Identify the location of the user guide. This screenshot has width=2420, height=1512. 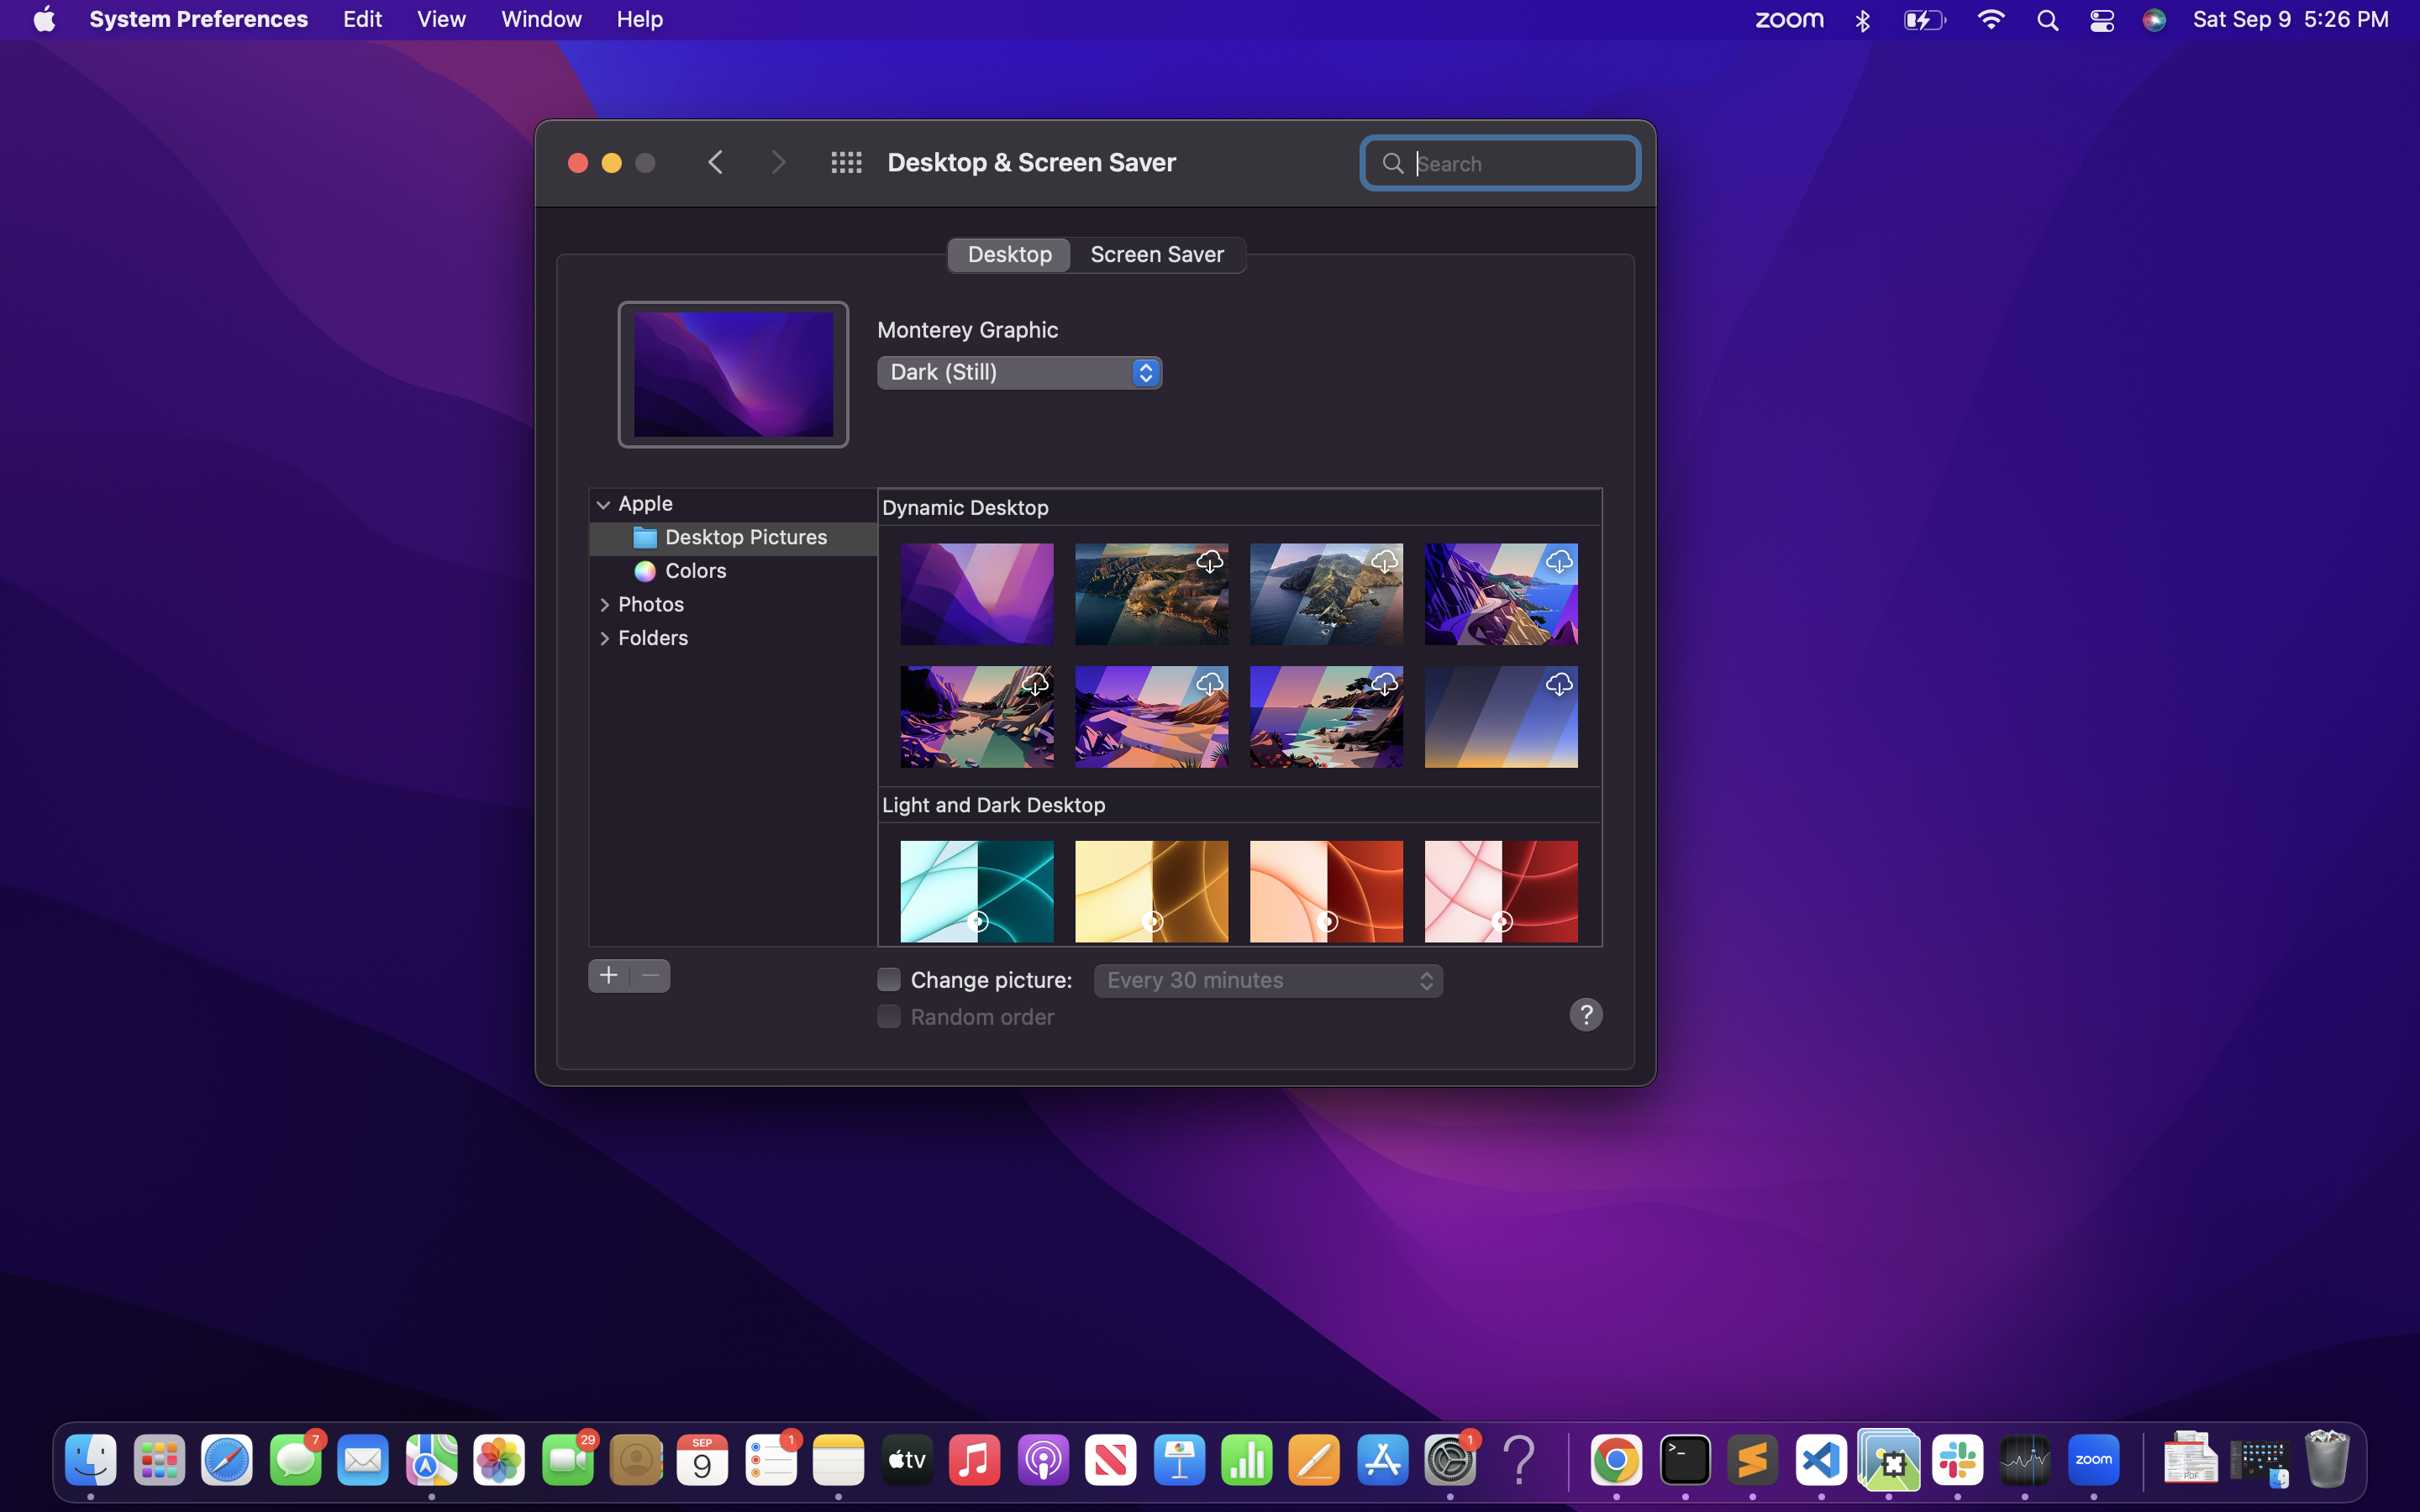
(1584, 1013).